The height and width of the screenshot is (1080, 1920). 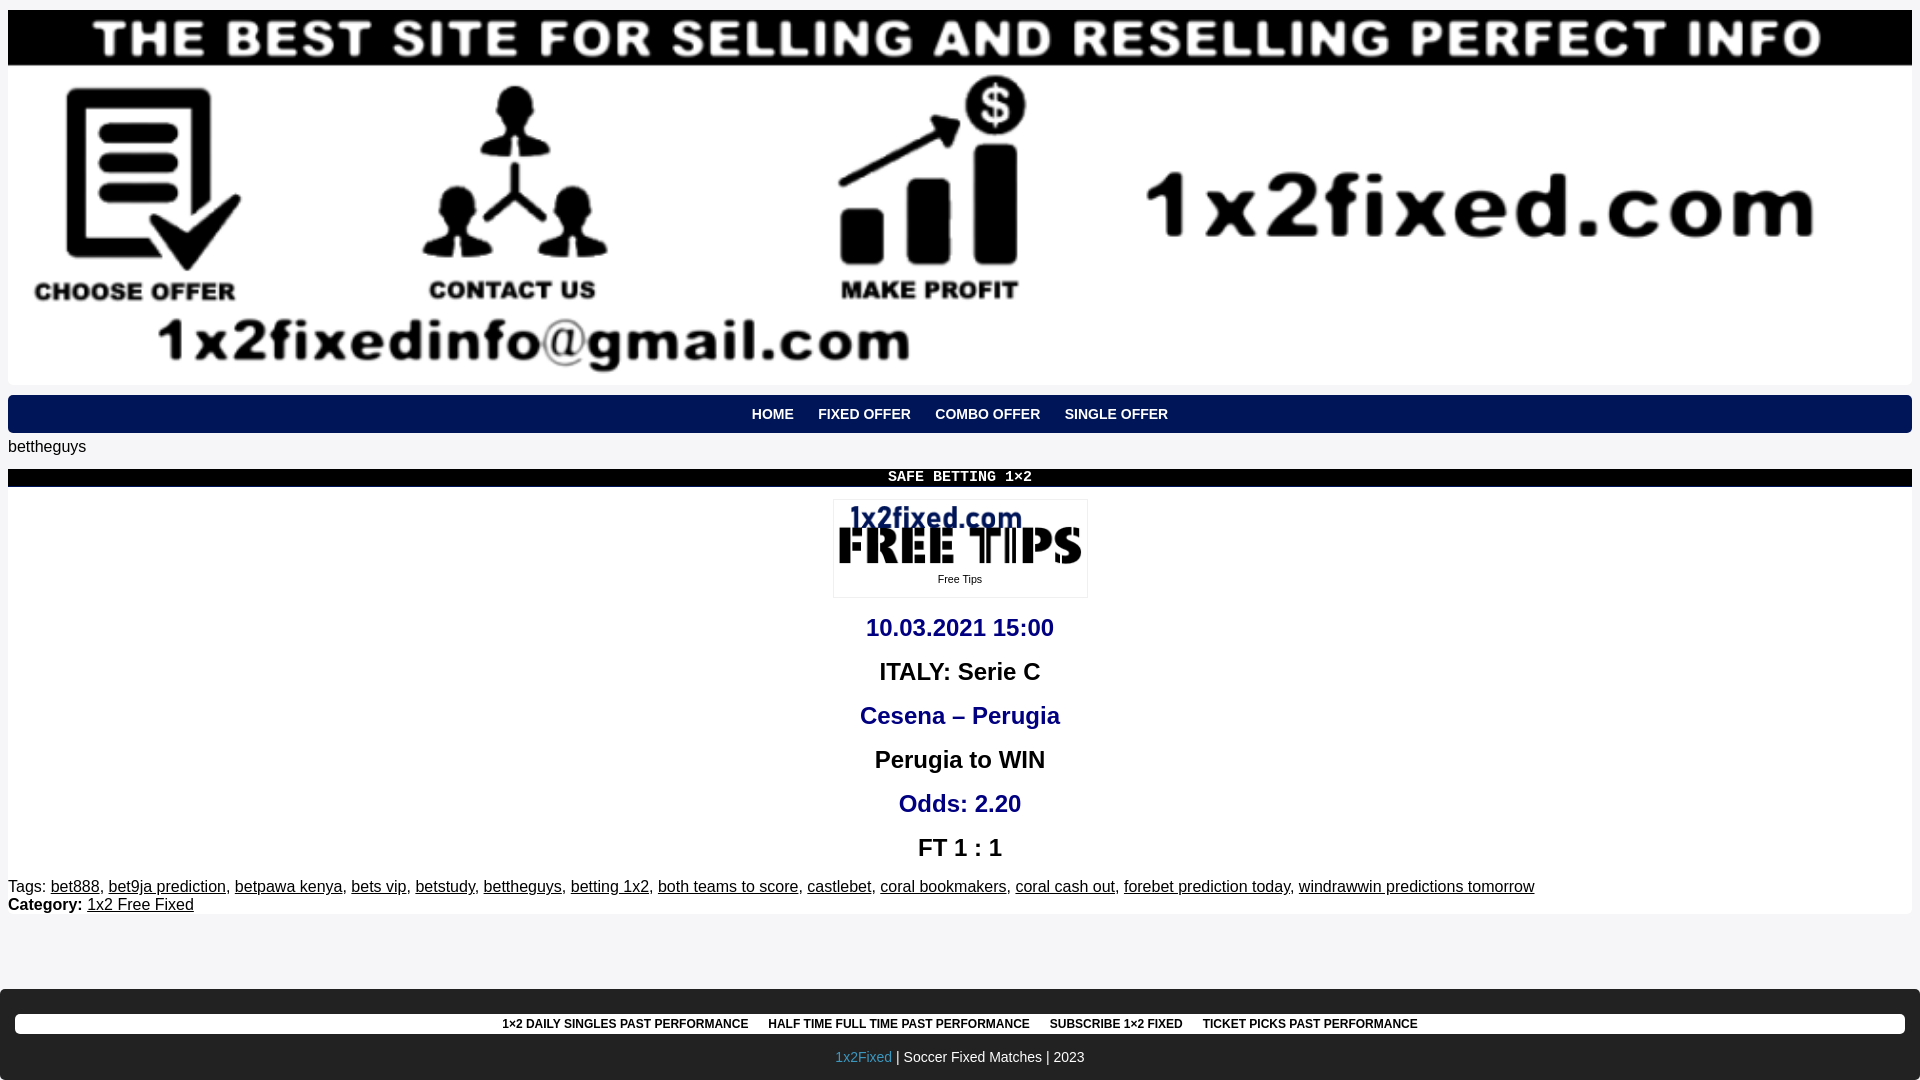 What do you see at coordinates (941, 885) in the screenshot?
I see `'coral bookmakers'` at bounding box center [941, 885].